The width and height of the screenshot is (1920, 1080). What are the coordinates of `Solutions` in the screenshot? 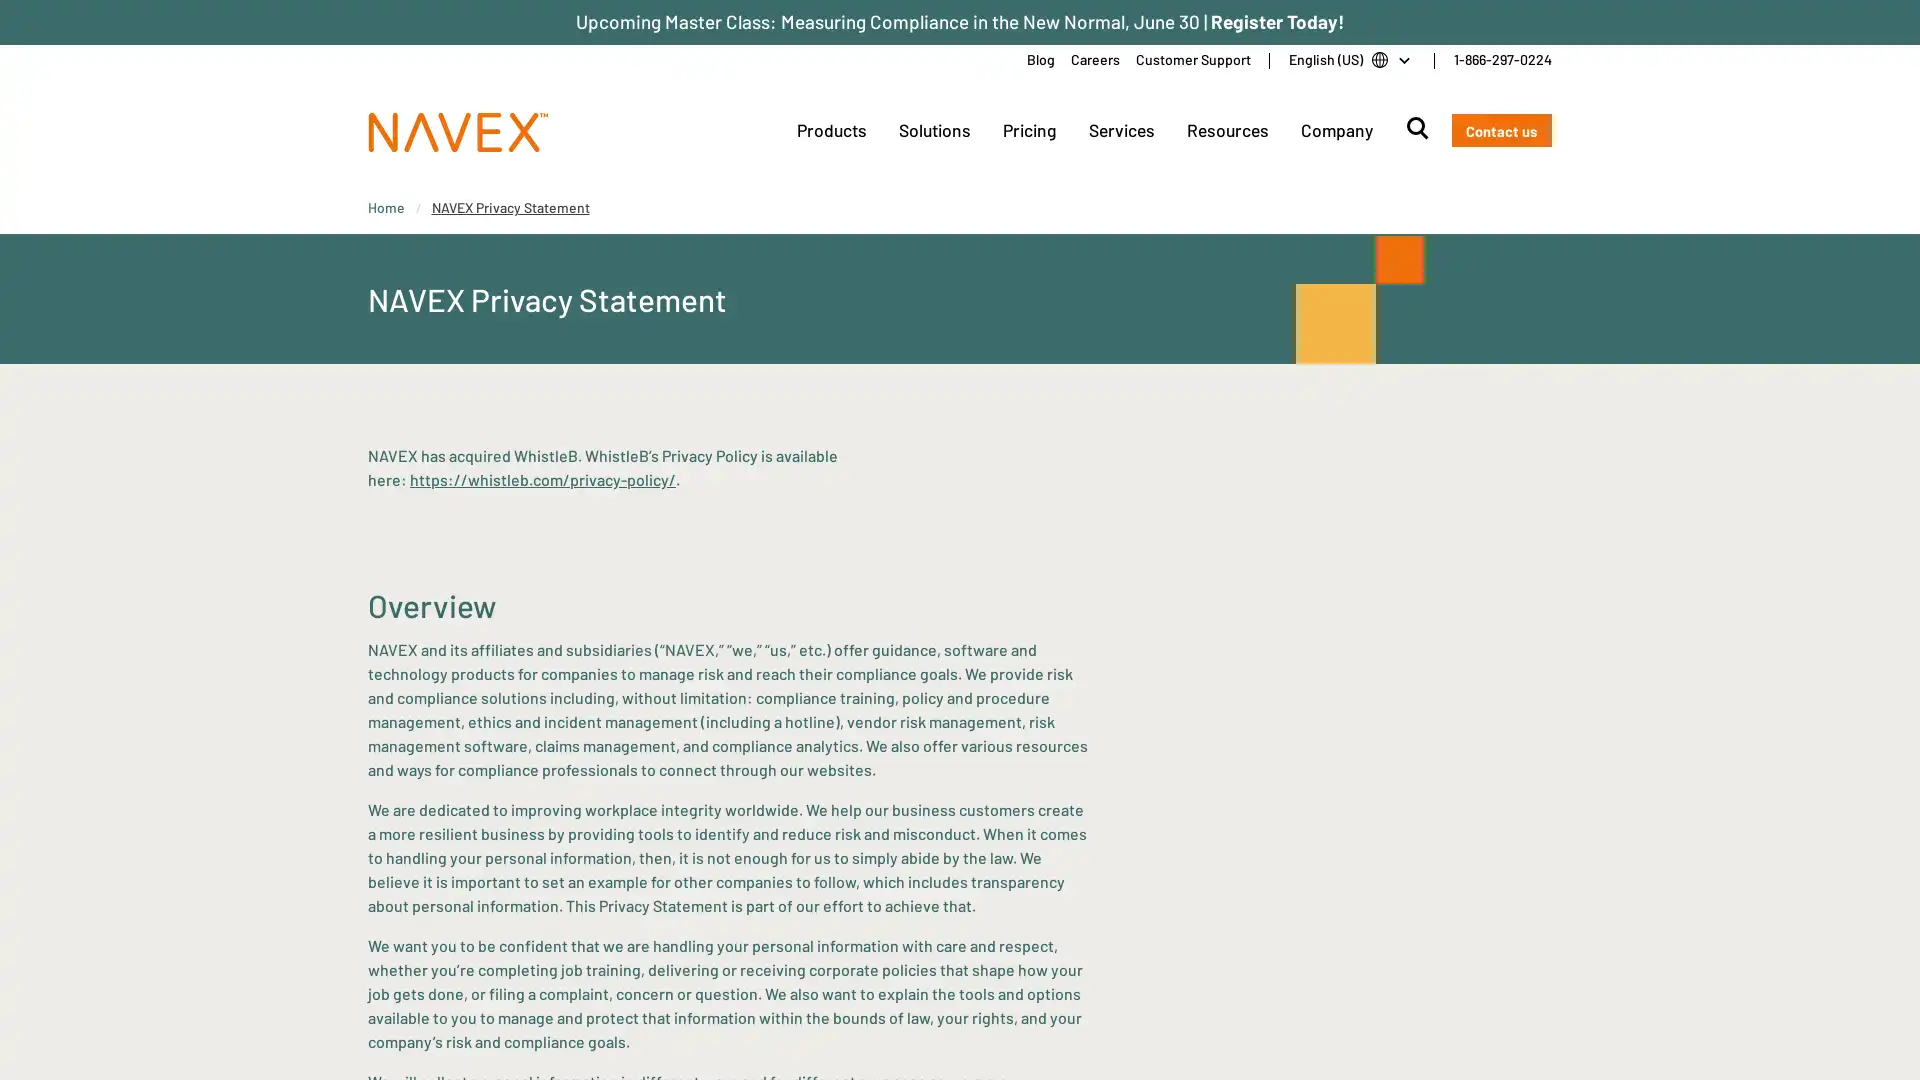 It's located at (933, 130).